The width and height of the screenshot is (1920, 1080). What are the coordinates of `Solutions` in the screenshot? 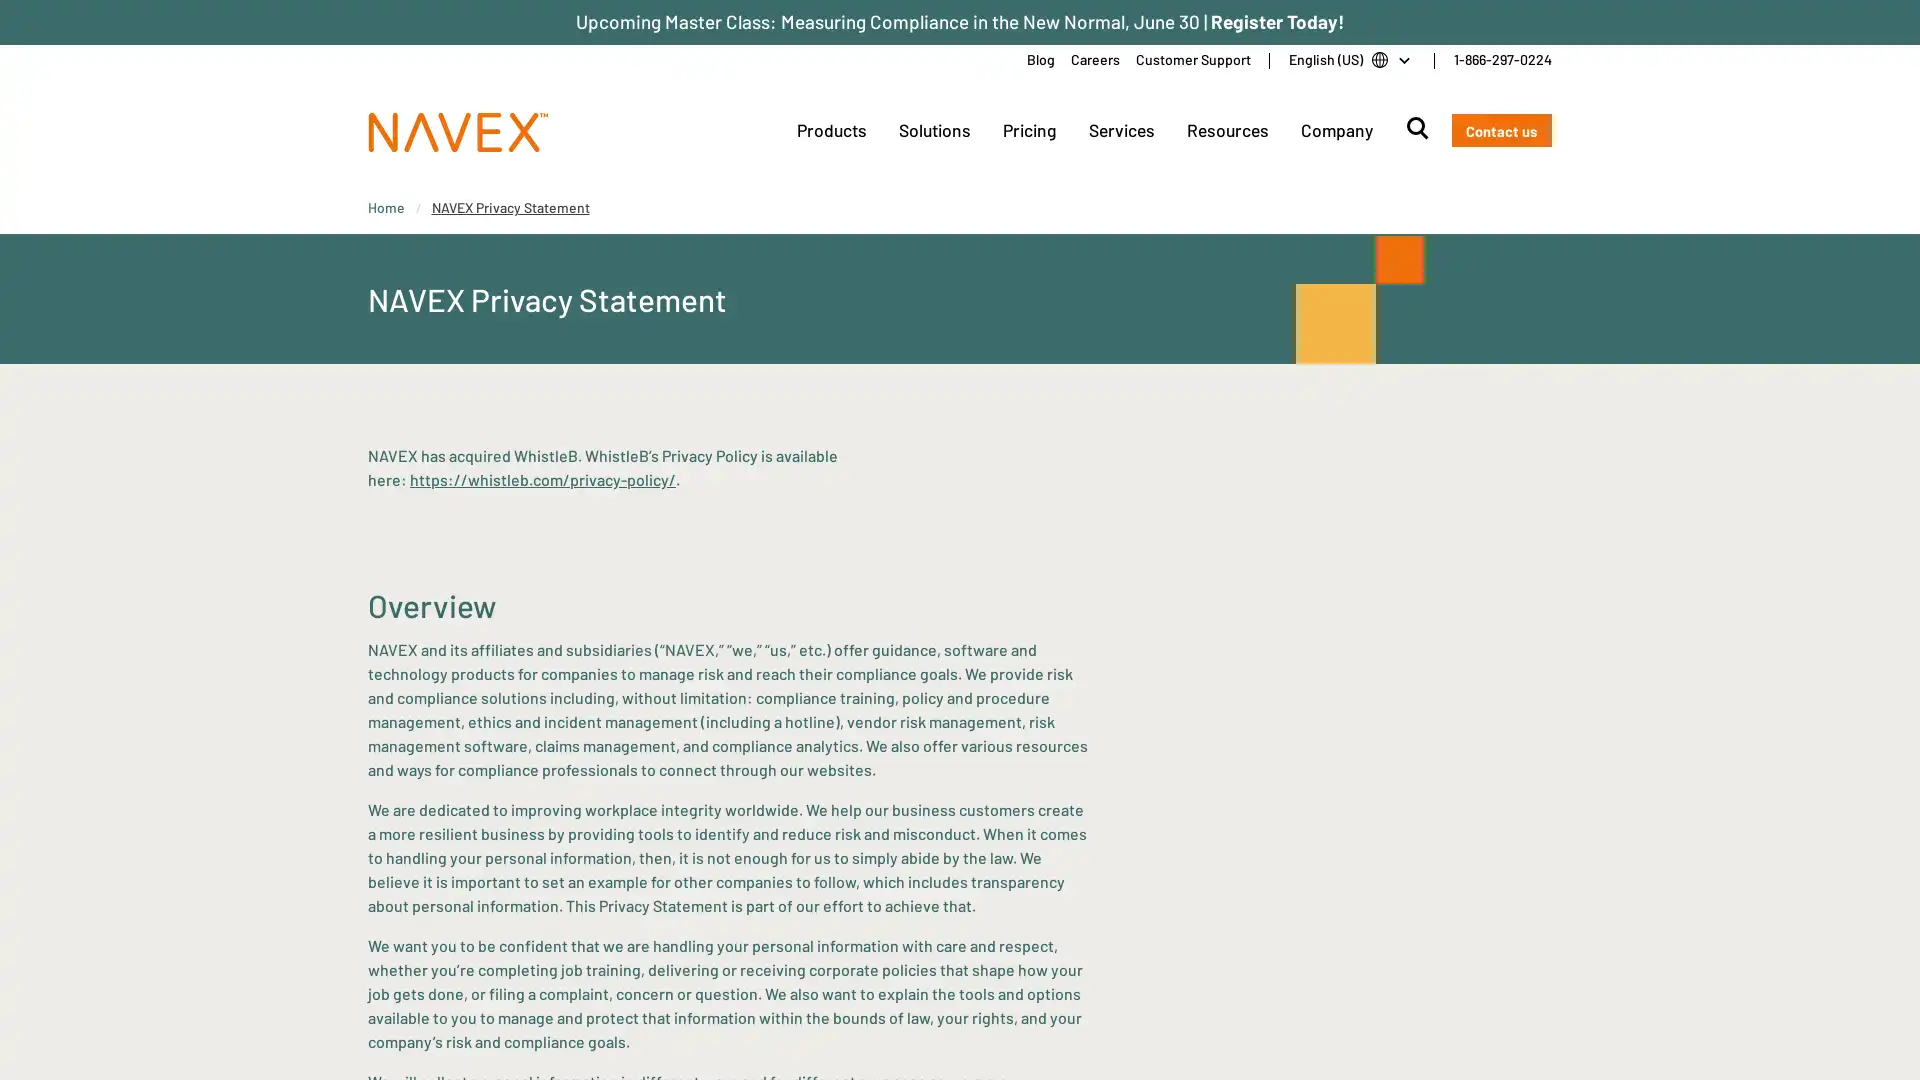 It's located at (933, 130).